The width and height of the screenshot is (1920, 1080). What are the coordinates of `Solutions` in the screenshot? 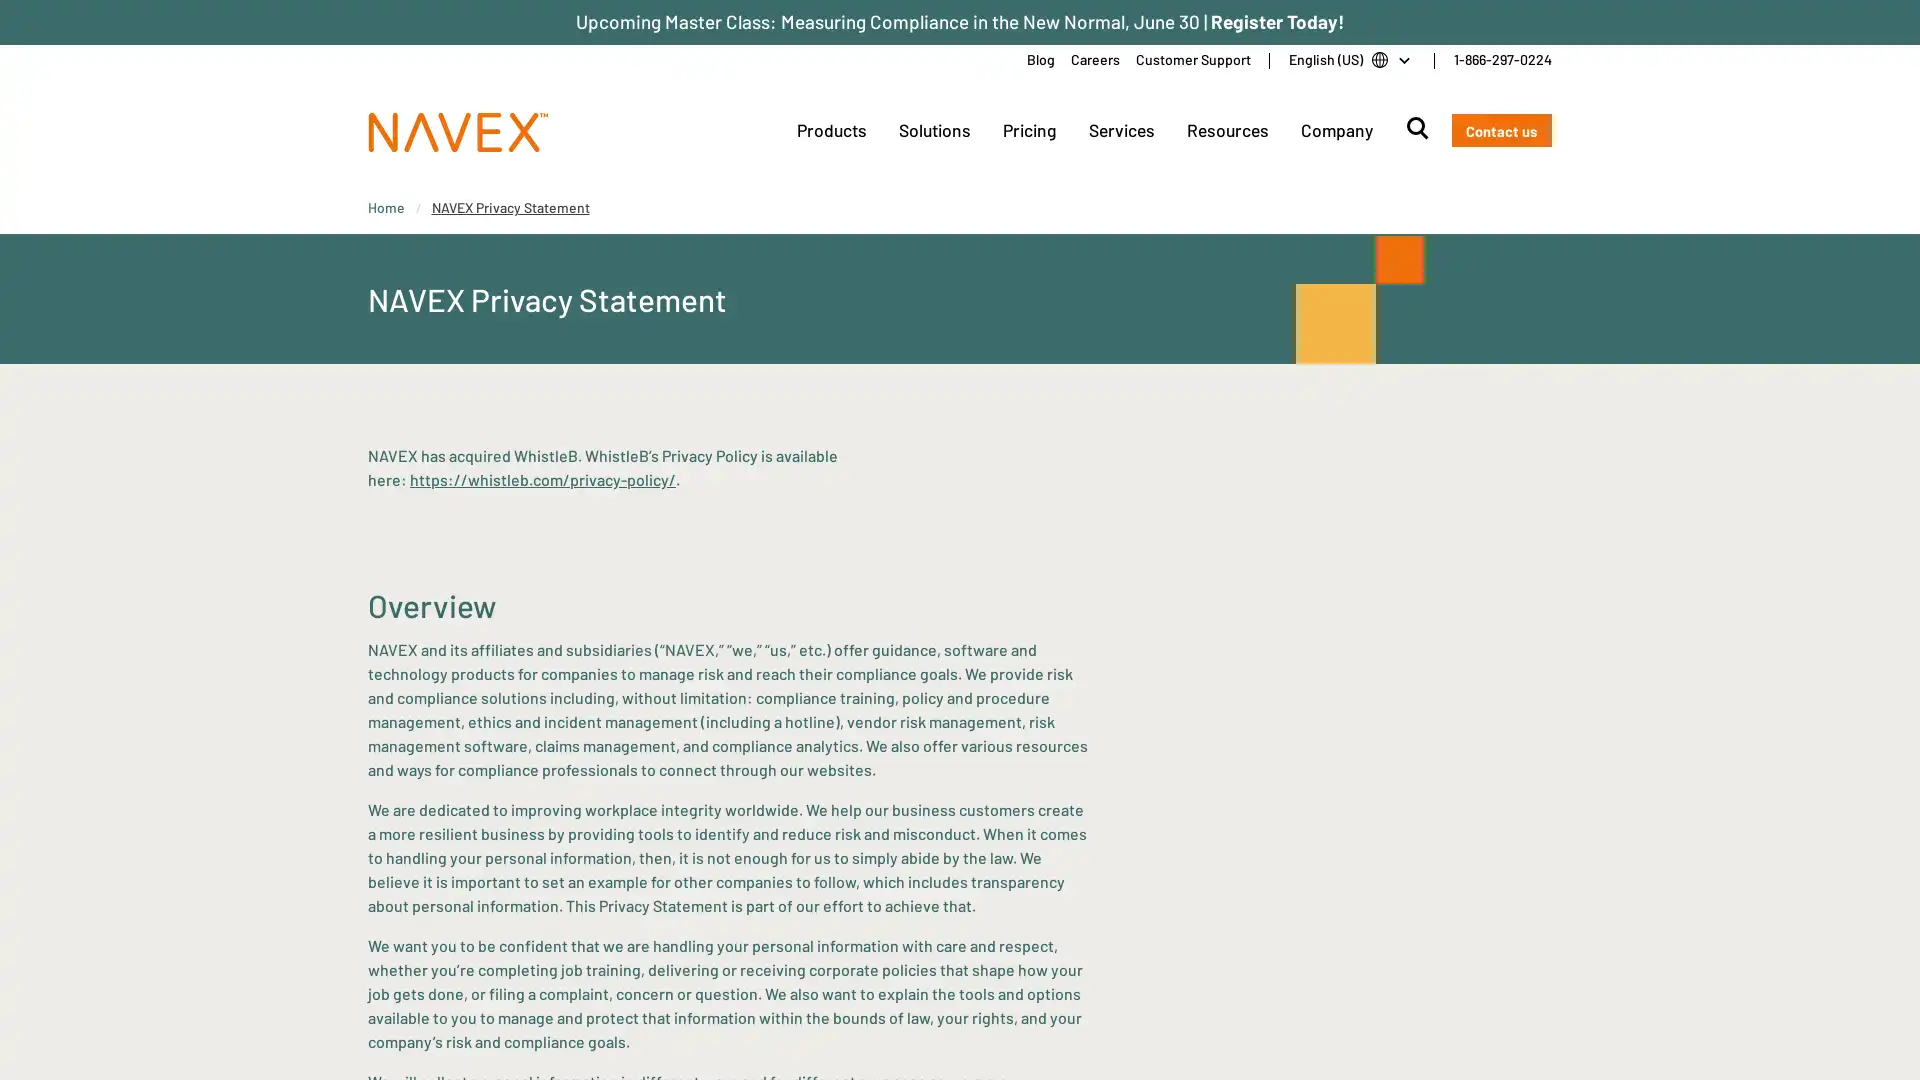 It's located at (933, 130).